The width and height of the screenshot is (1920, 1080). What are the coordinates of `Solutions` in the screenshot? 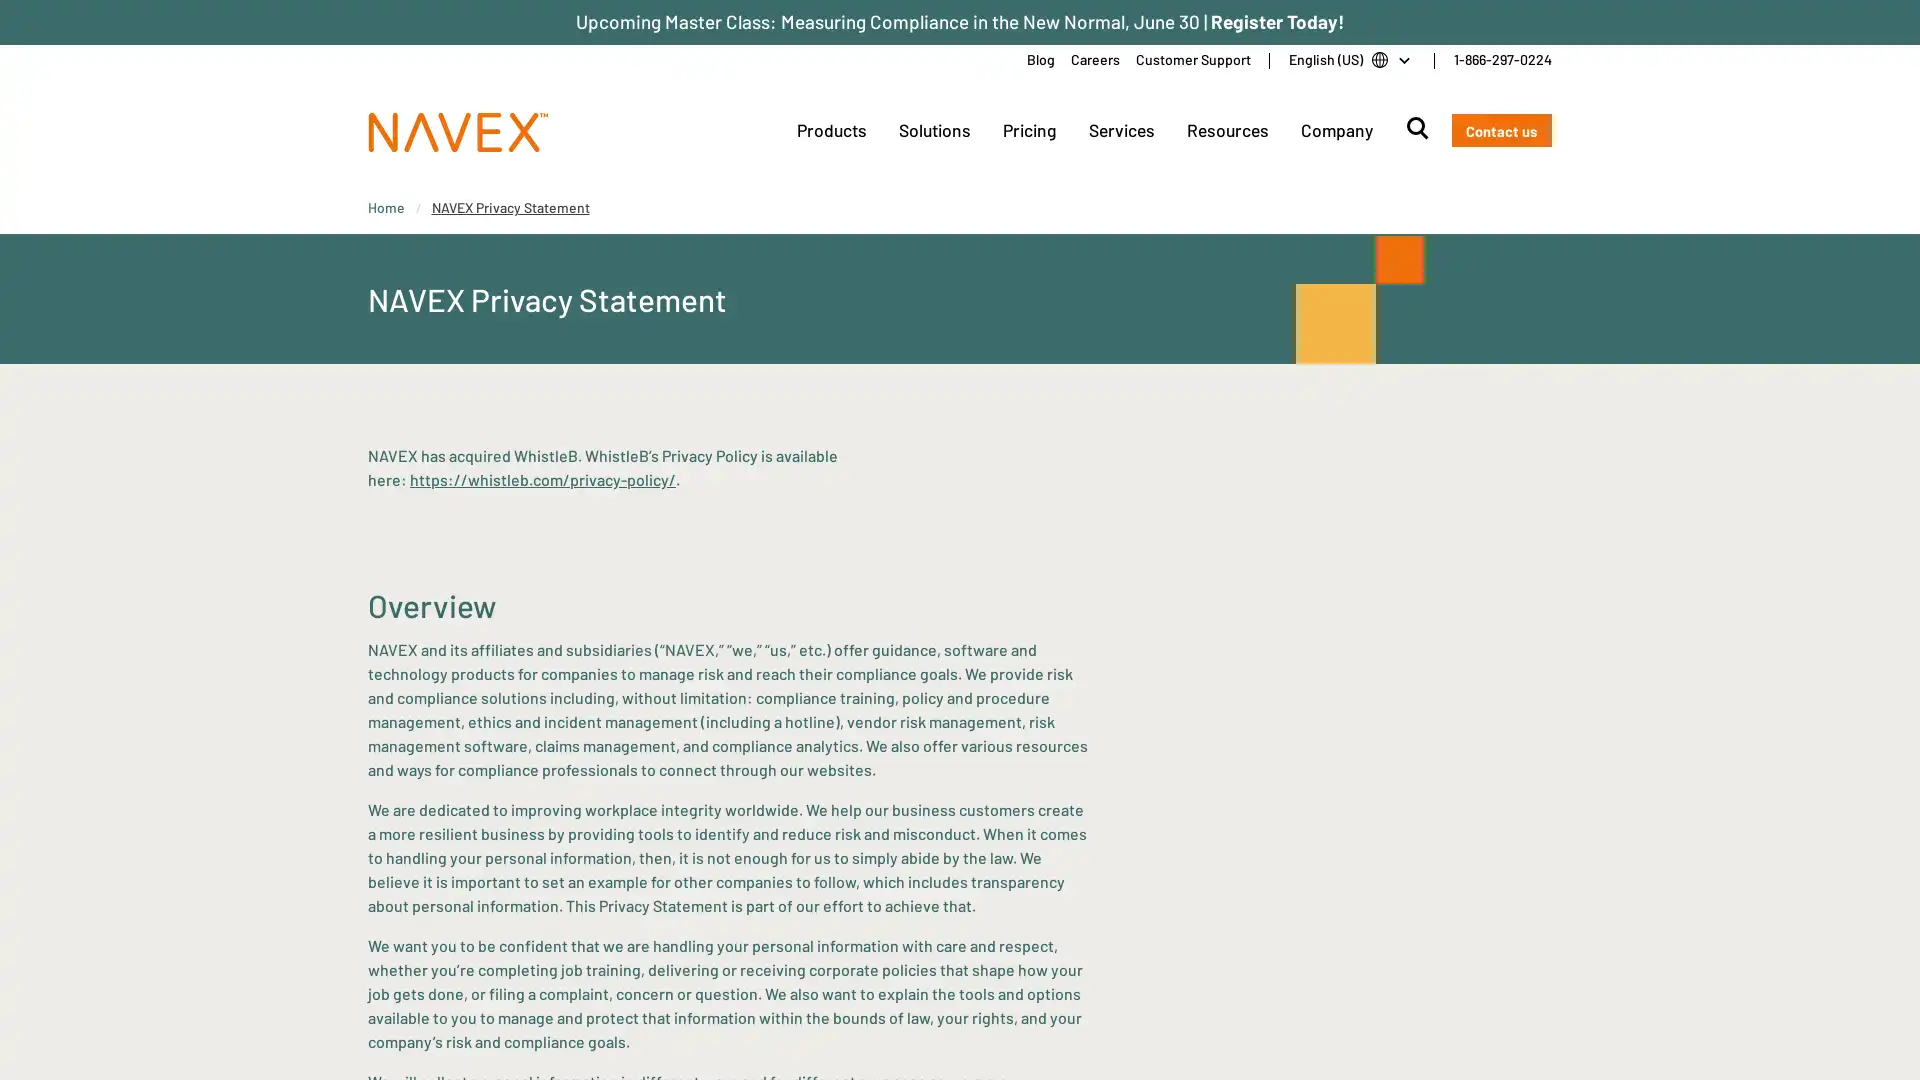 It's located at (933, 130).